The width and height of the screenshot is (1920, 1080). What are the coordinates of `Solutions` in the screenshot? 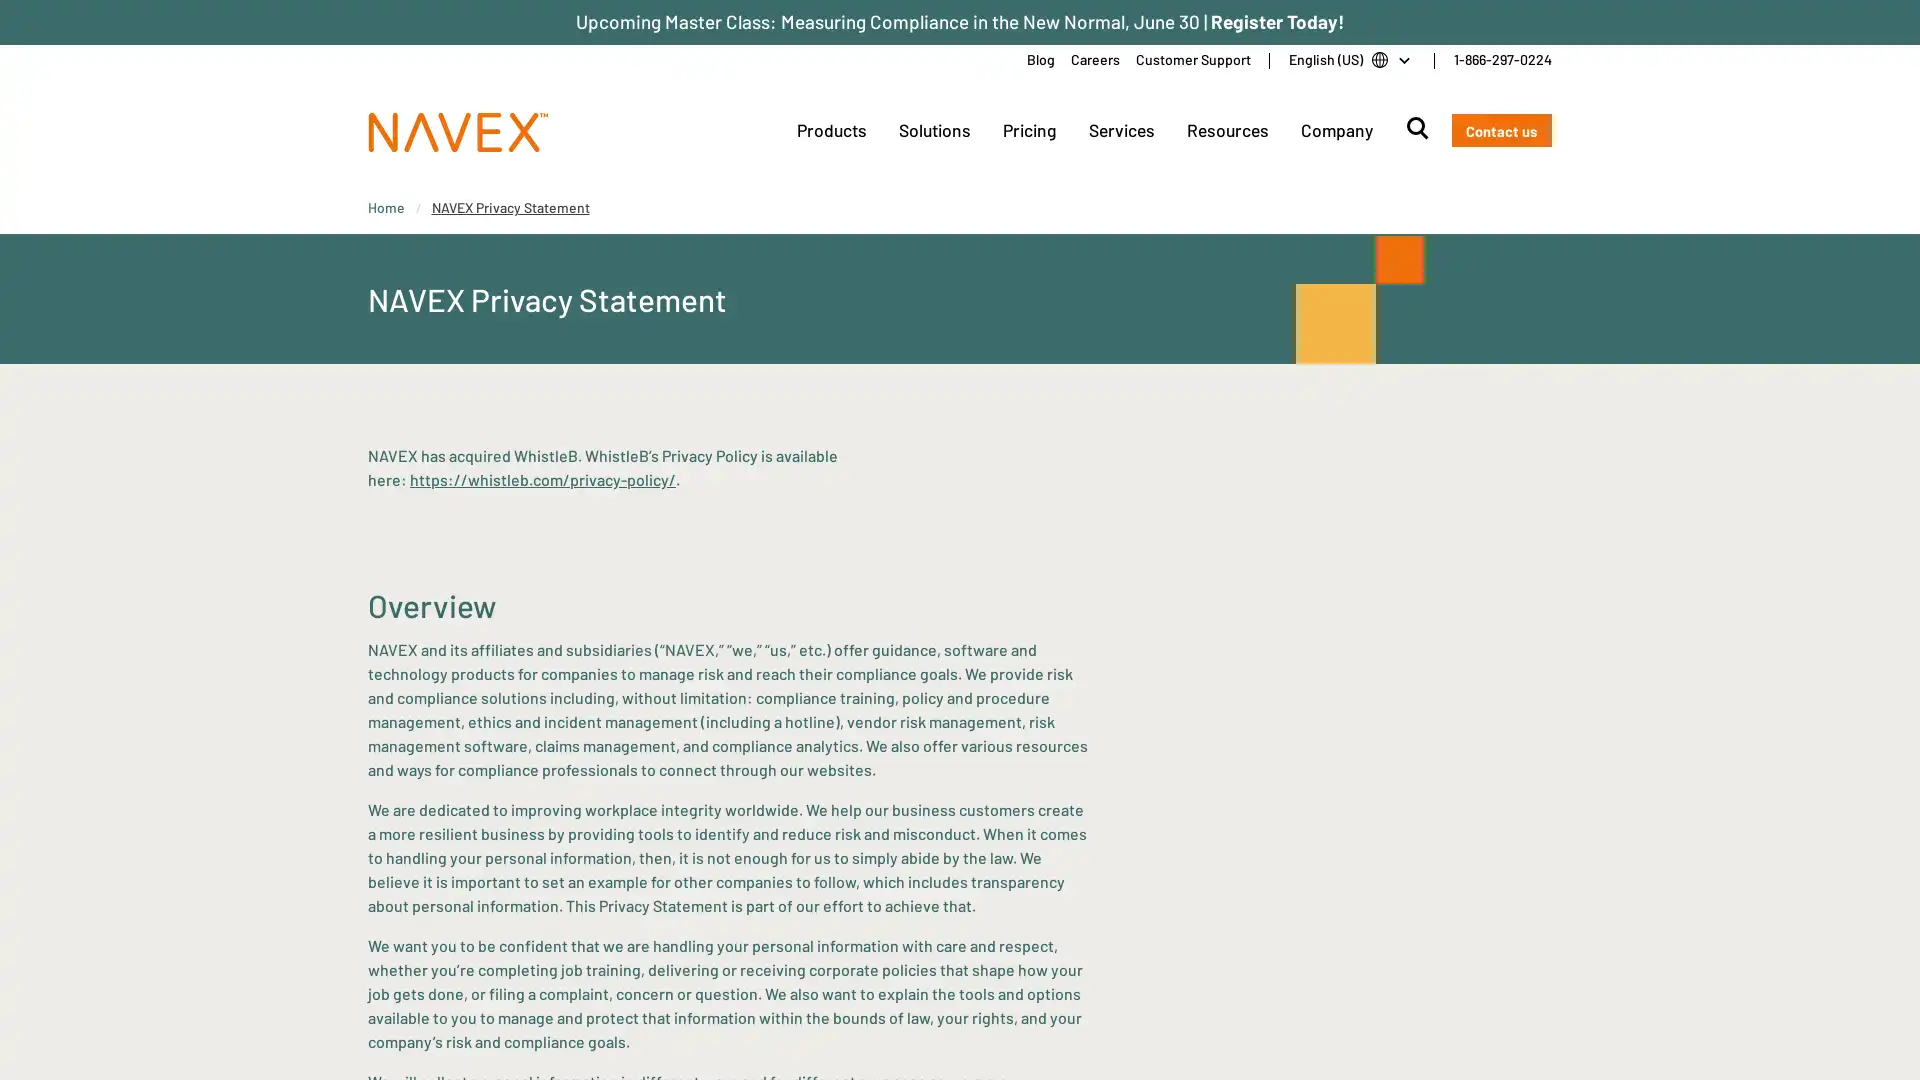 It's located at (933, 130).